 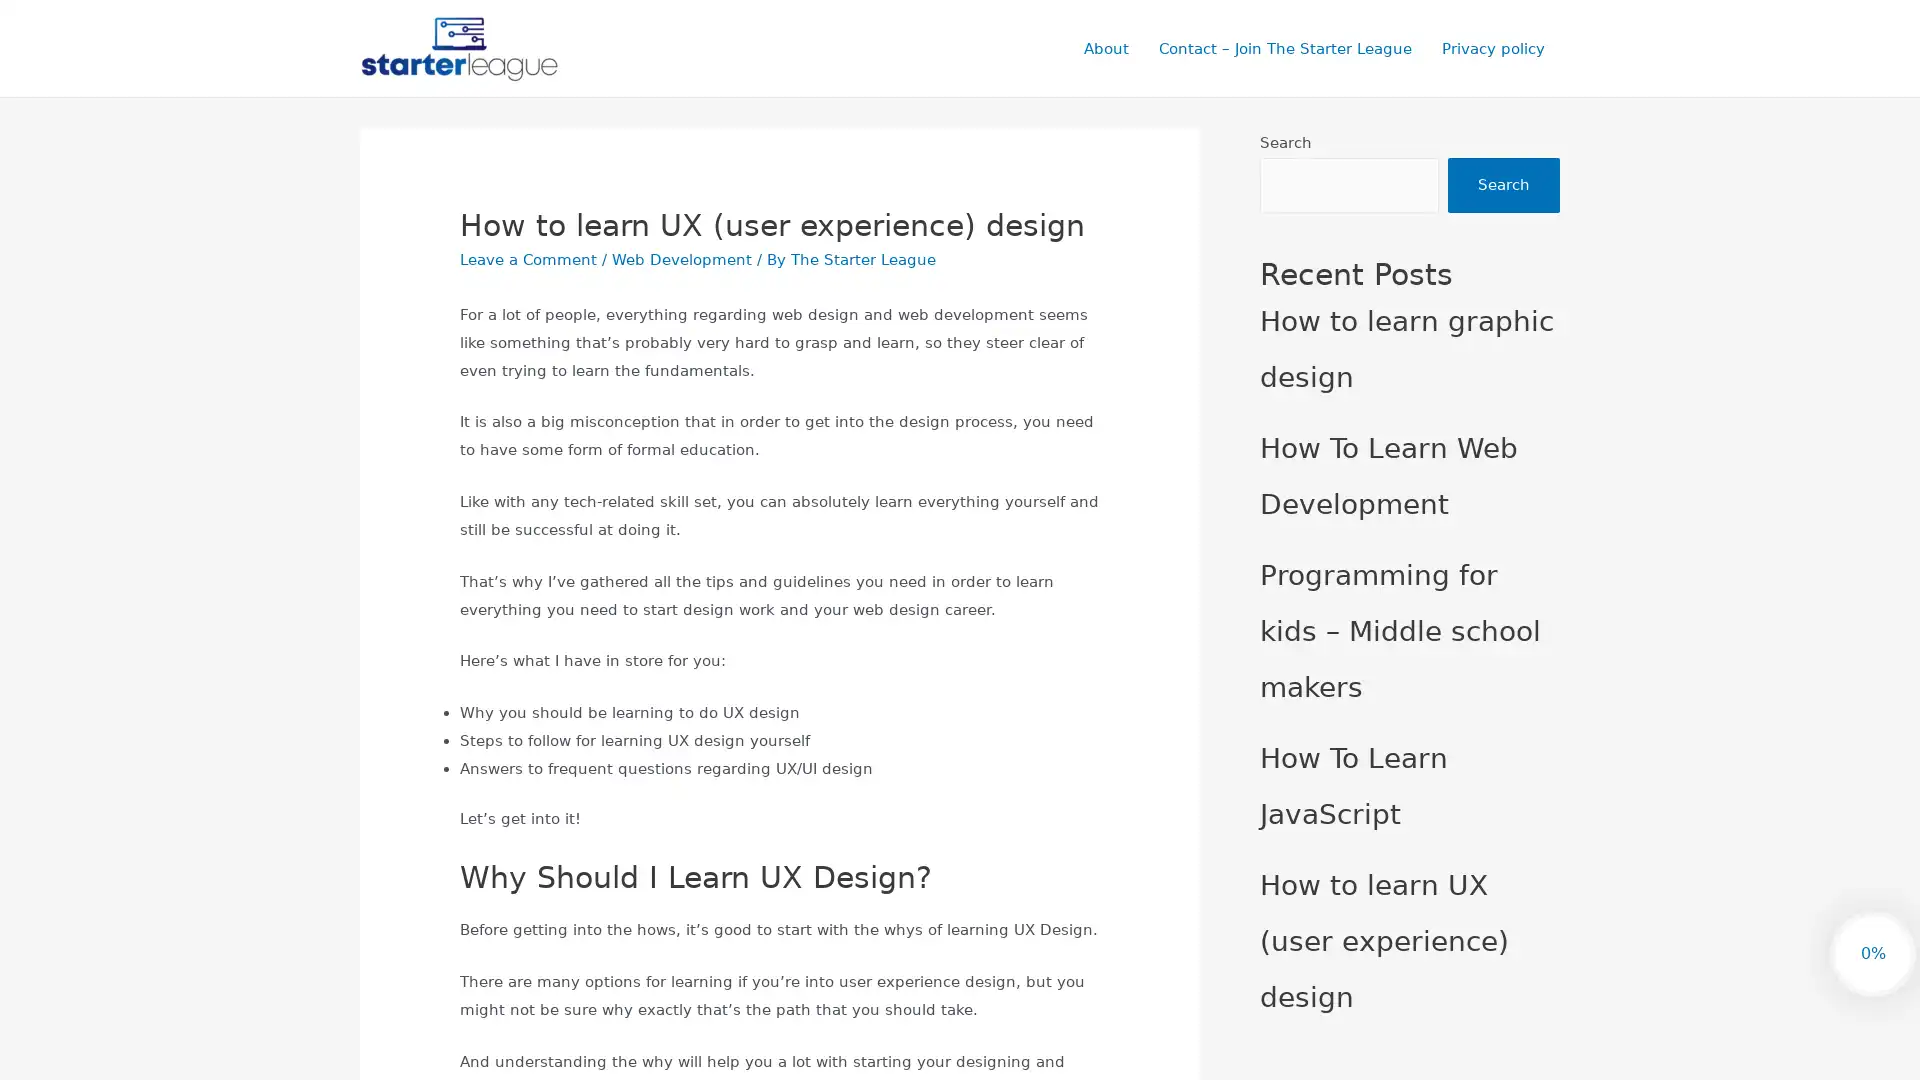 I want to click on Search, so click(x=1503, y=185).